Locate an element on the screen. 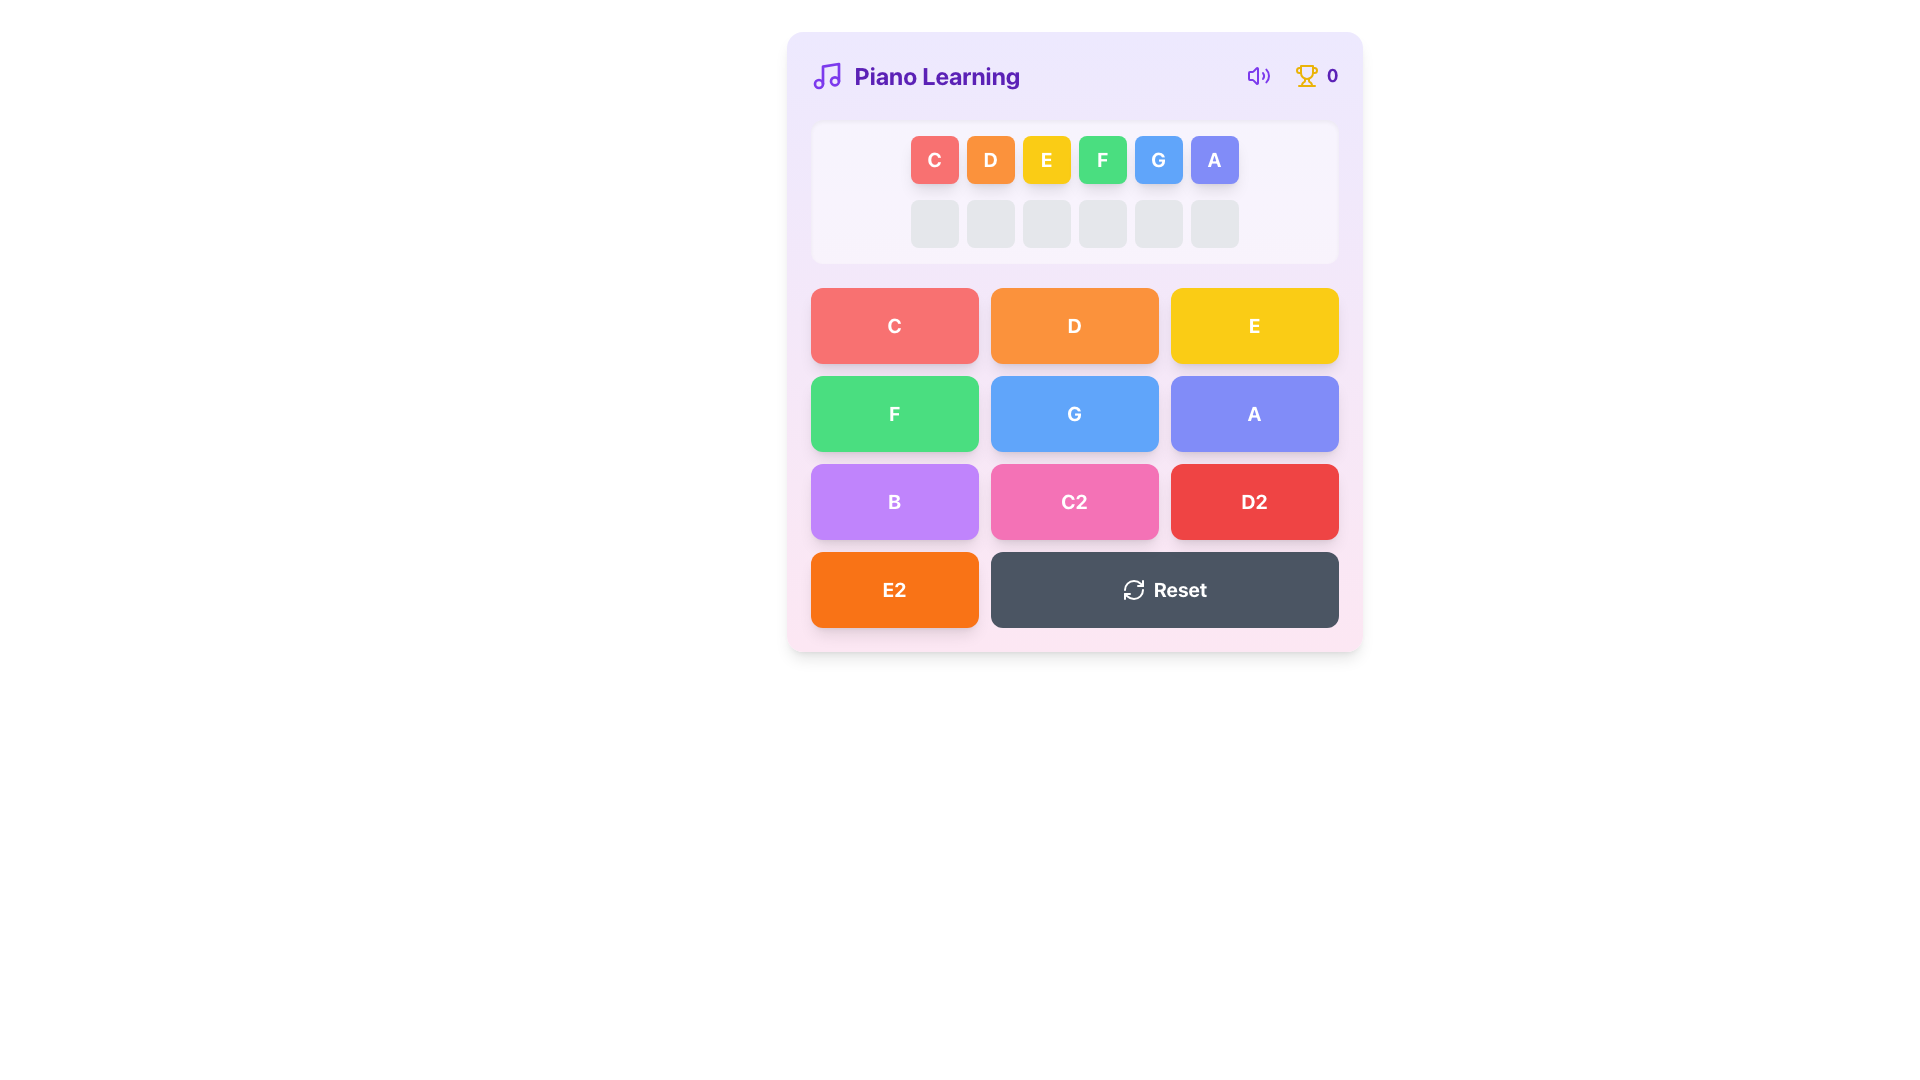  the horizontal button group located below the 'Piano Learning' header is located at coordinates (1073, 192).